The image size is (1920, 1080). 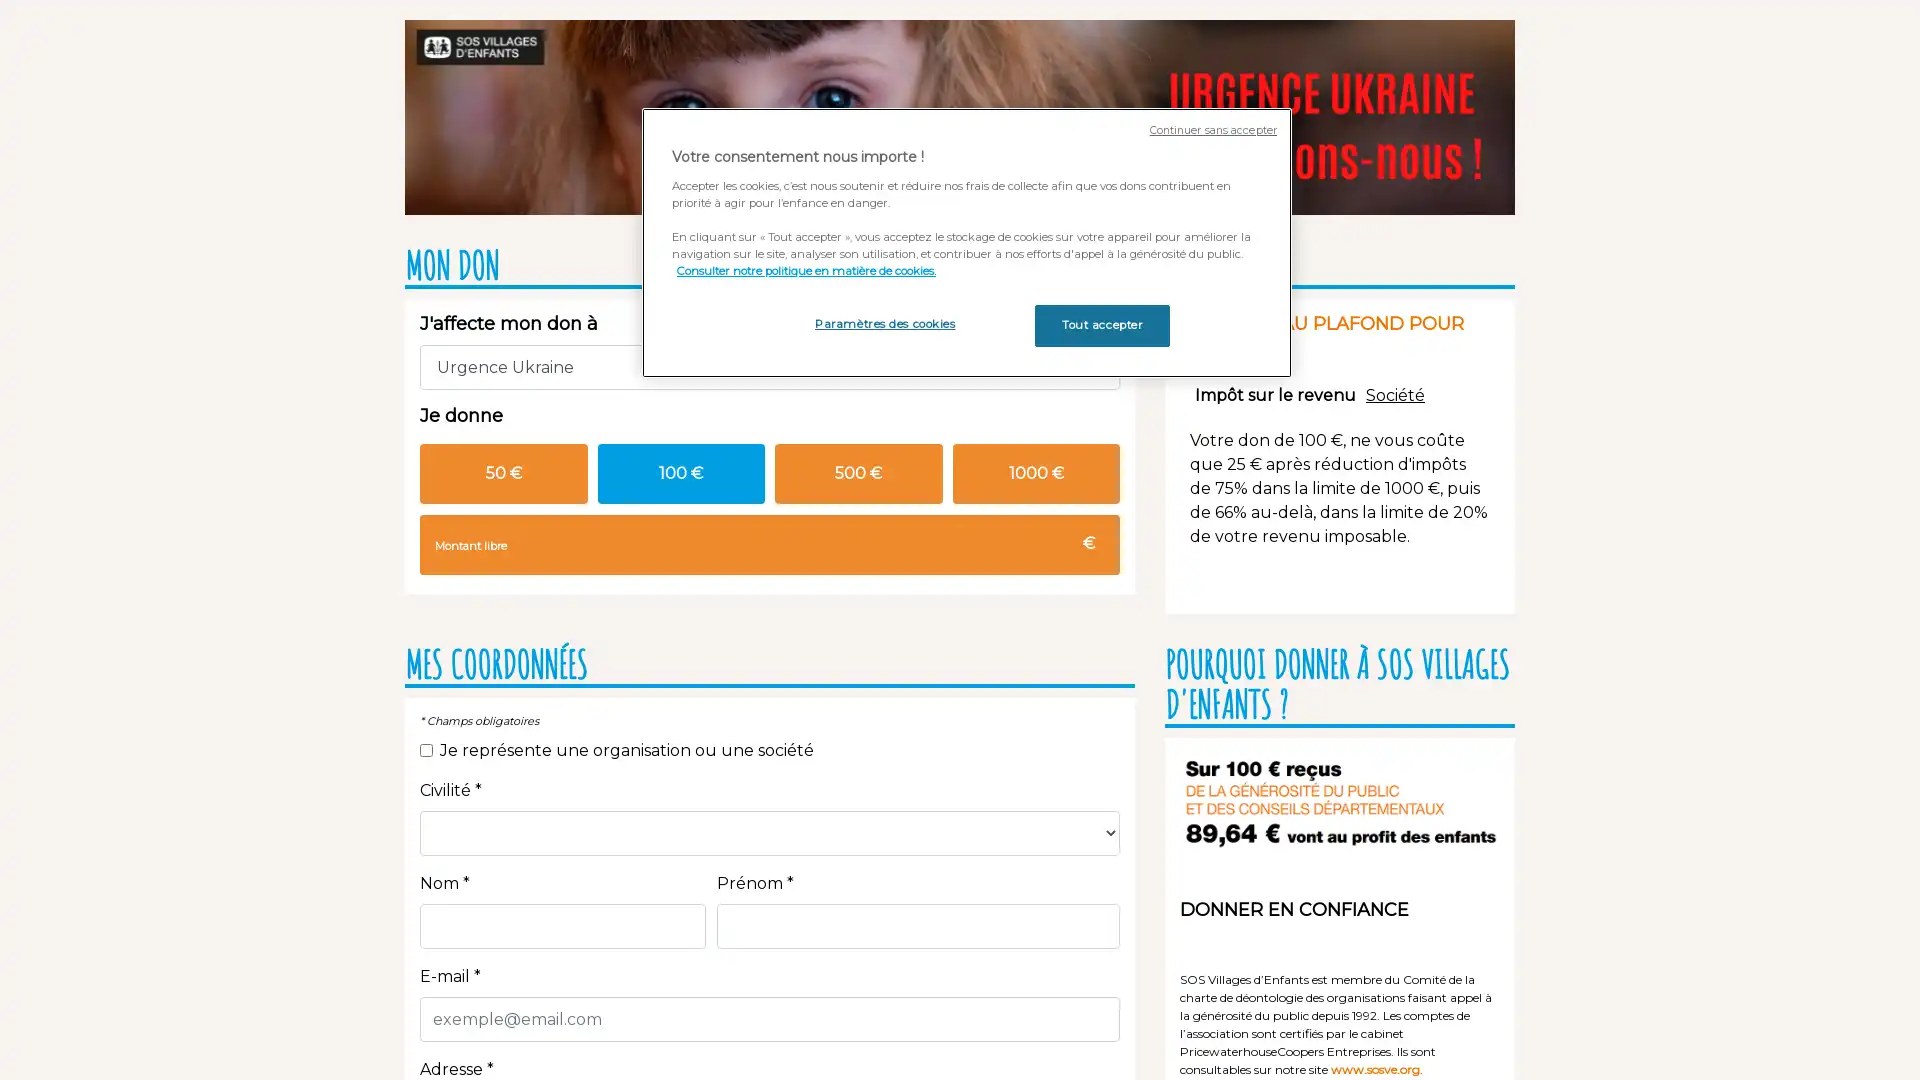 What do you see at coordinates (1212, 130) in the screenshot?
I see `Continuer sans accepter` at bounding box center [1212, 130].